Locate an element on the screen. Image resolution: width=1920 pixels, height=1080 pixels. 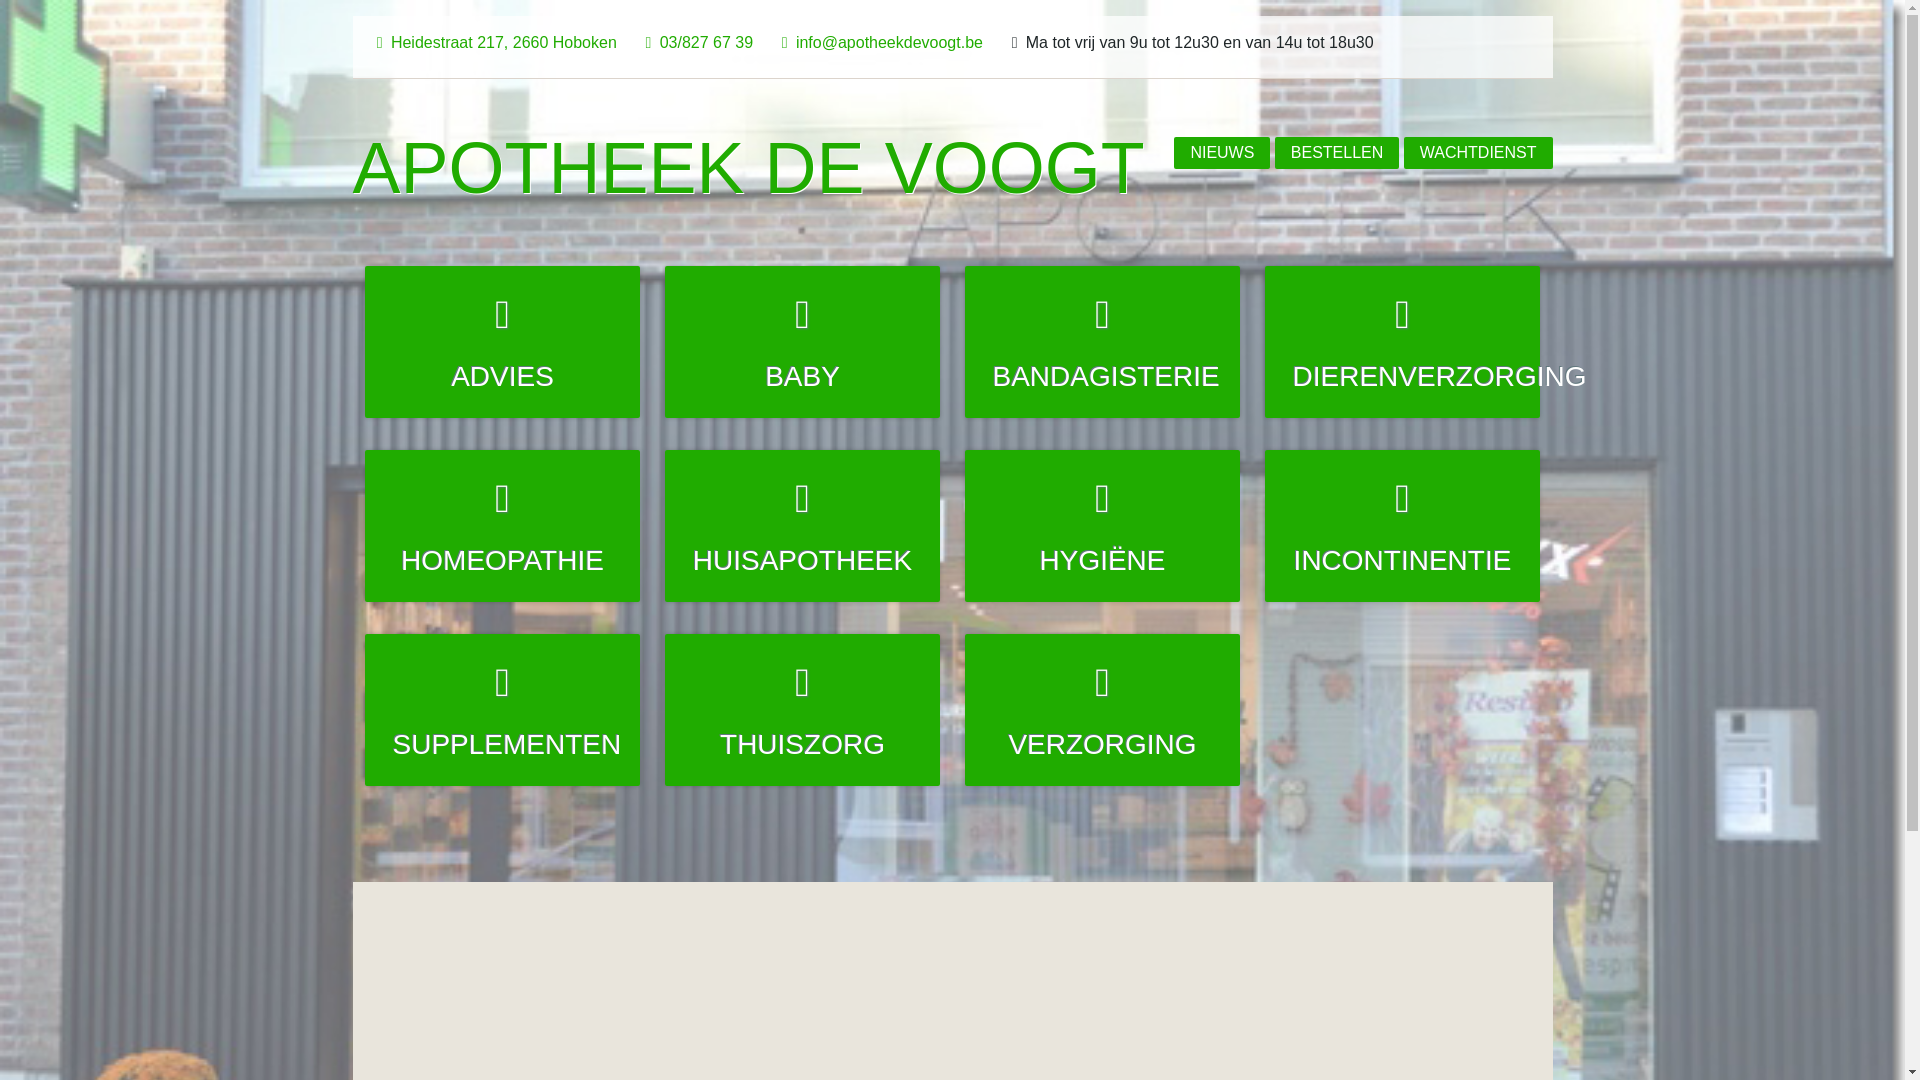
'BESTELLEN' is located at coordinates (1337, 152).